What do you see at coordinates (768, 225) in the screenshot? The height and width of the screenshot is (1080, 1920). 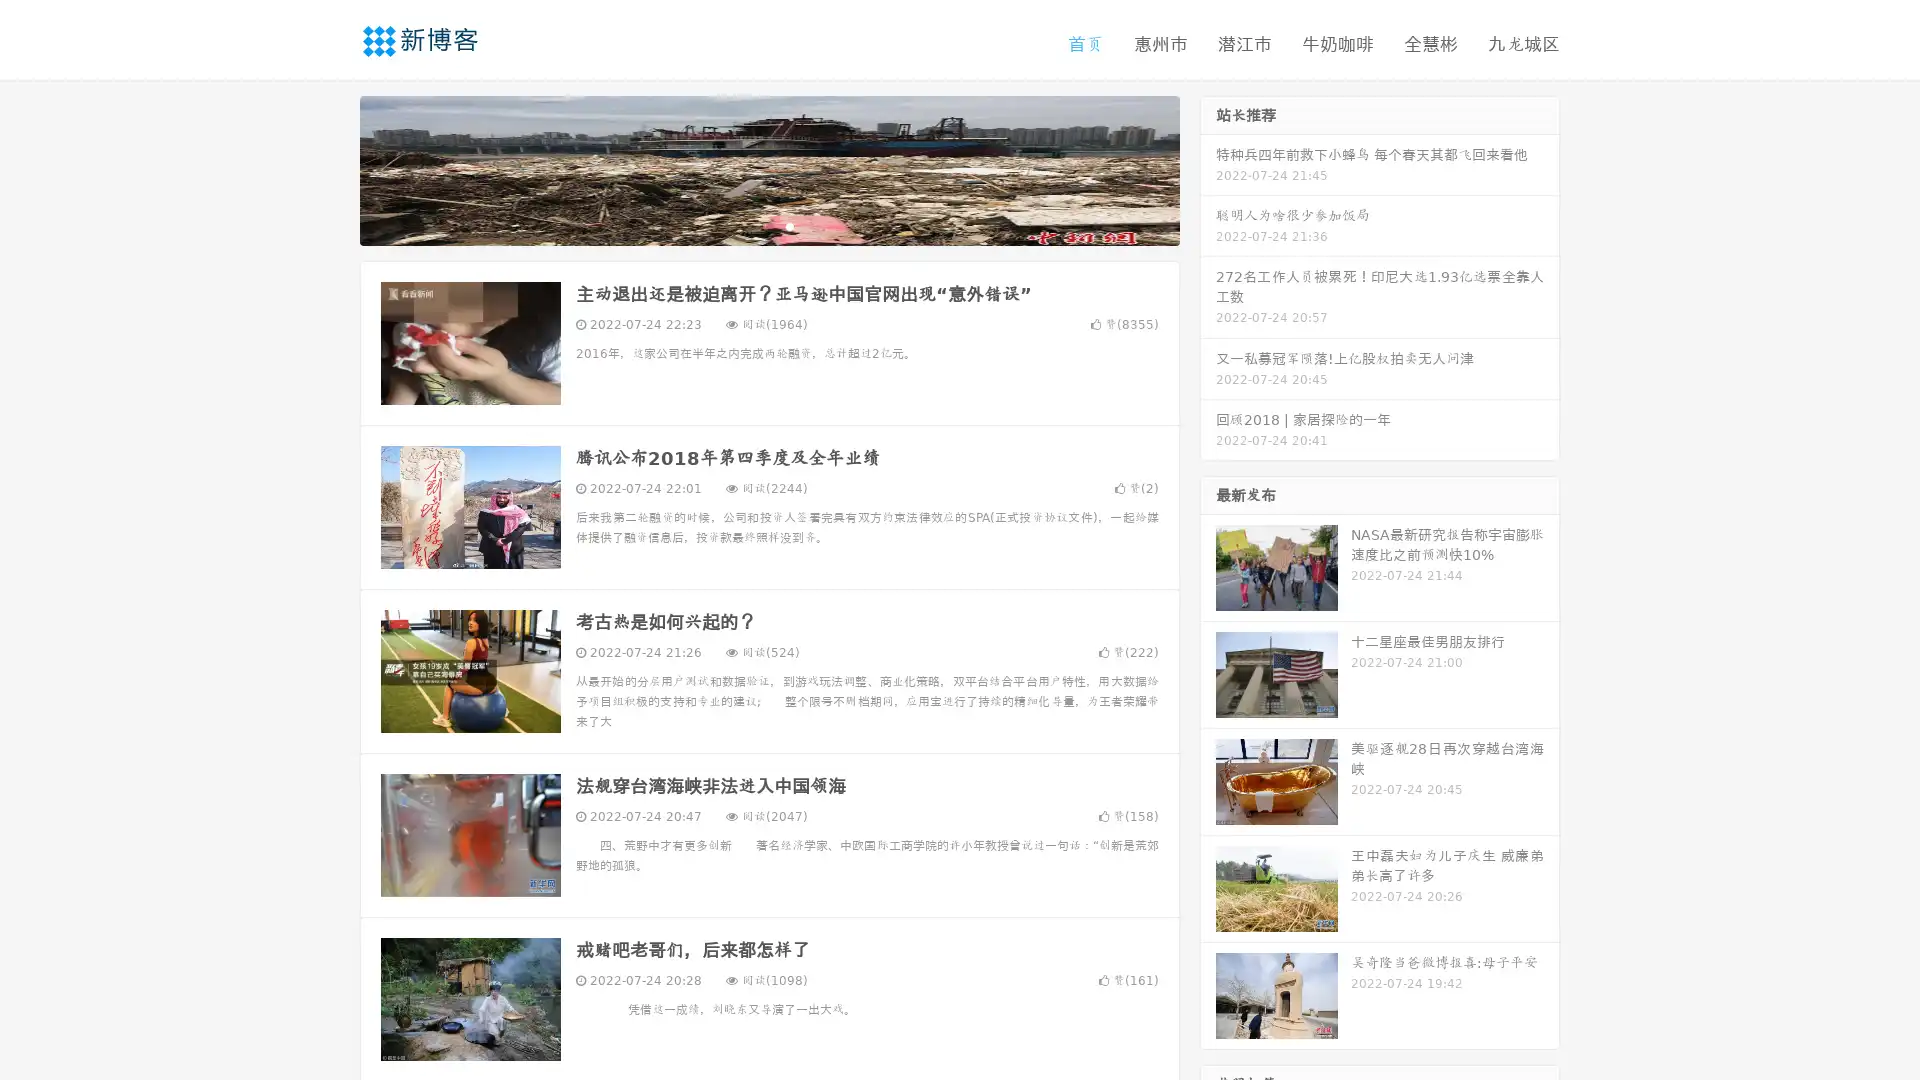 I see `Go to slide 2` at bounding box center [768, 225].